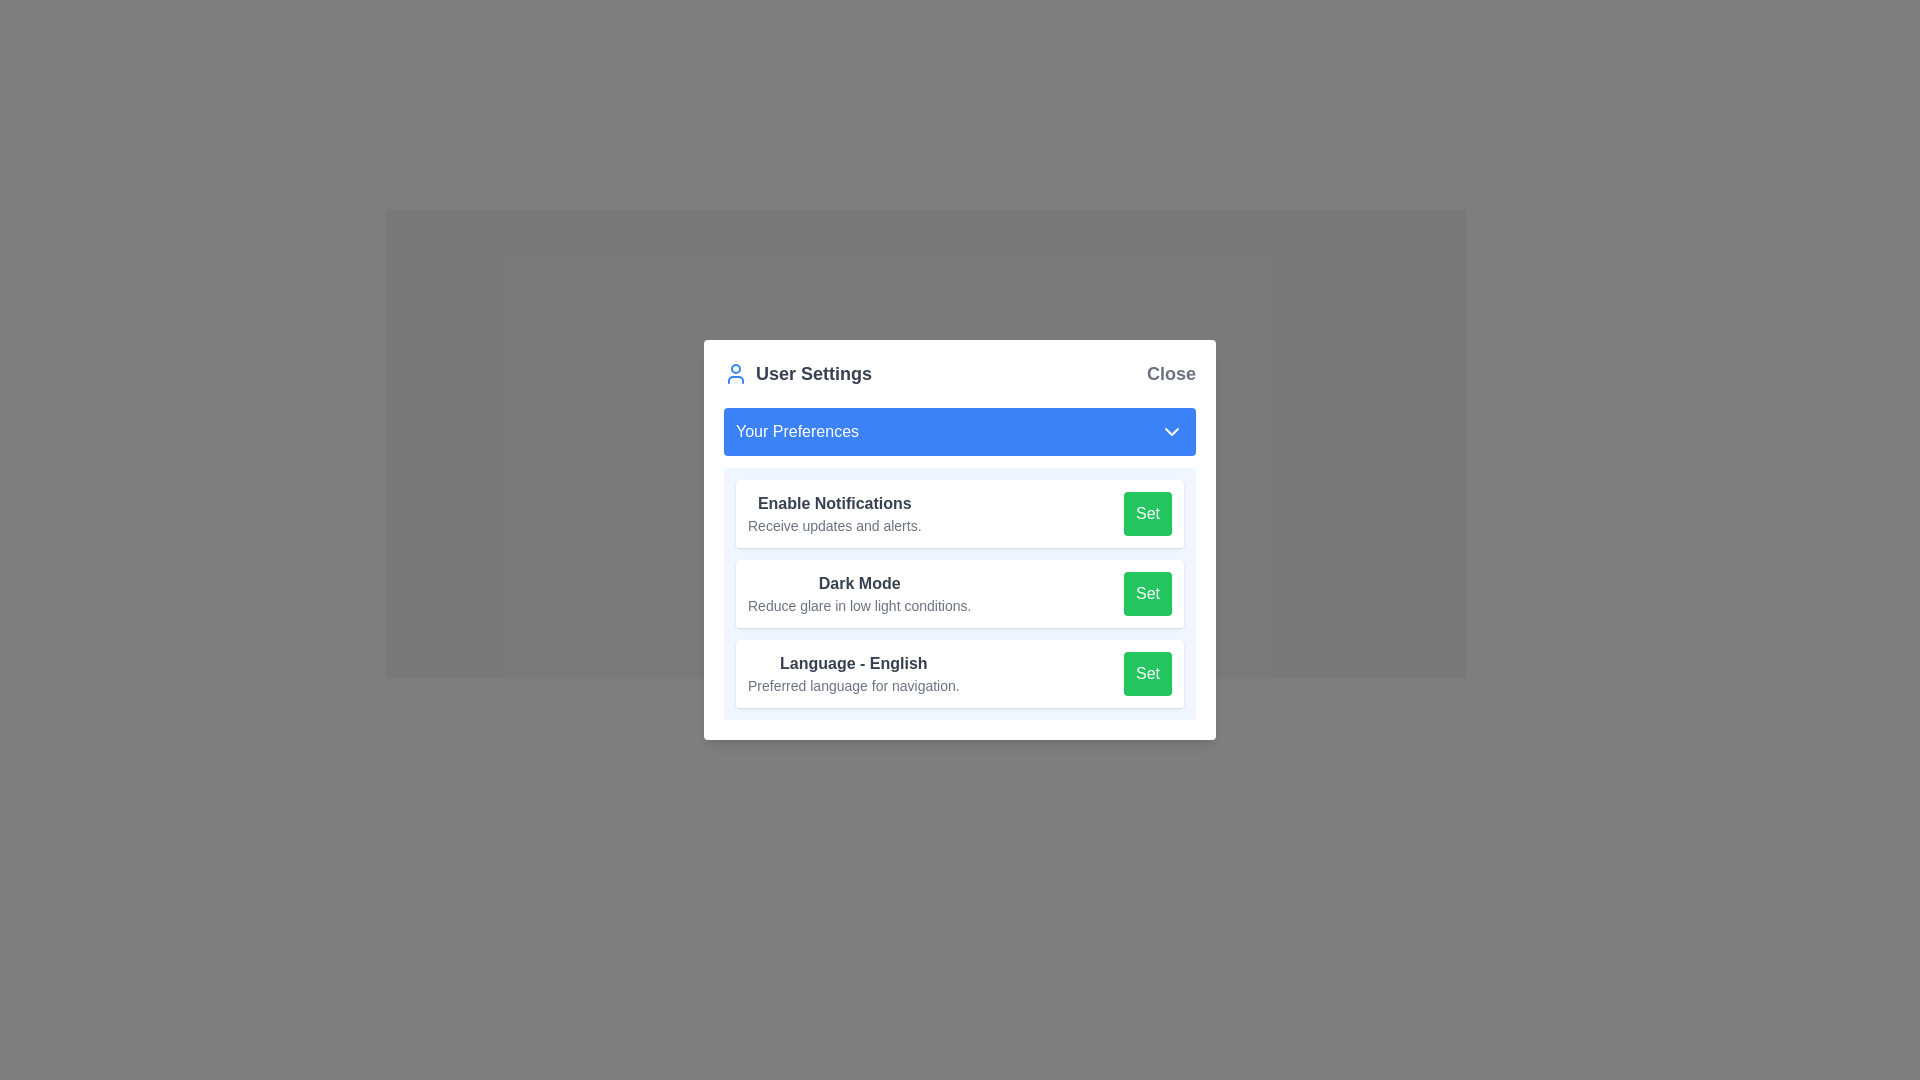  Describe the element at coordinates (853, 674) in the screenshot. I see `the informational text block that displays the current language setting ('English') in the lower section of the preference settings modal` at that location.